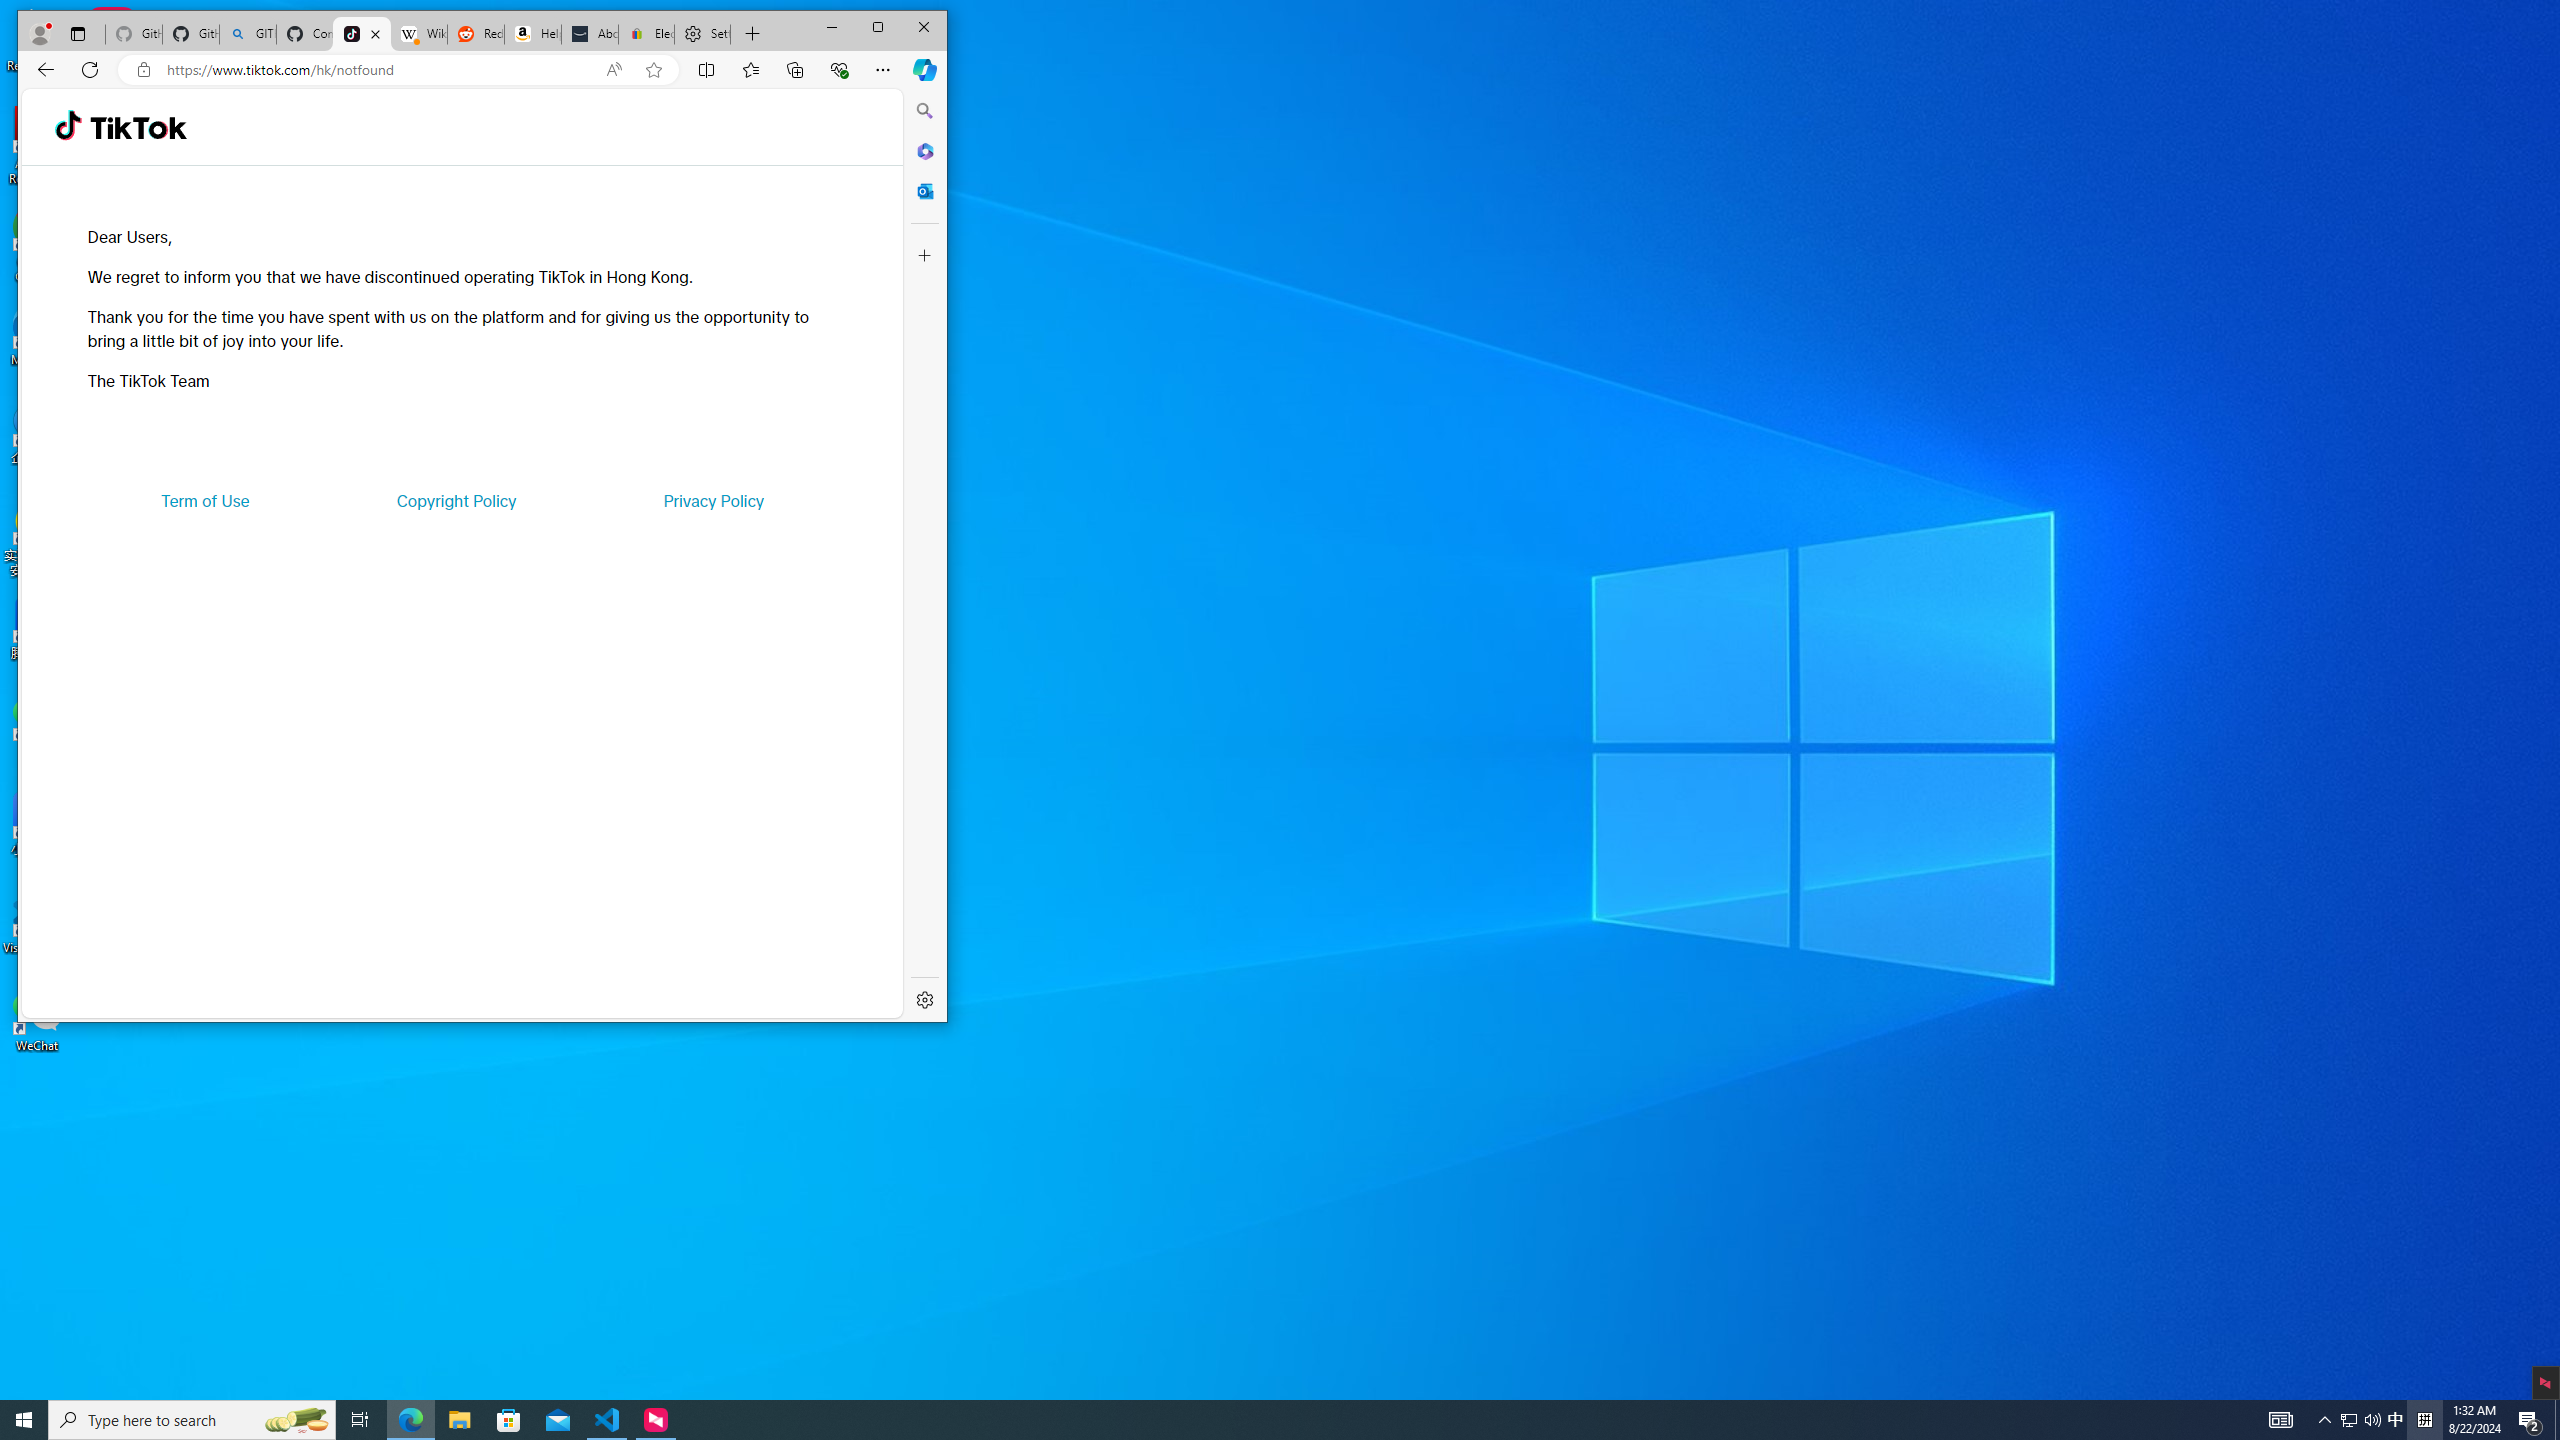  I want to click on 'Show desktop', so click(2556, 1418).